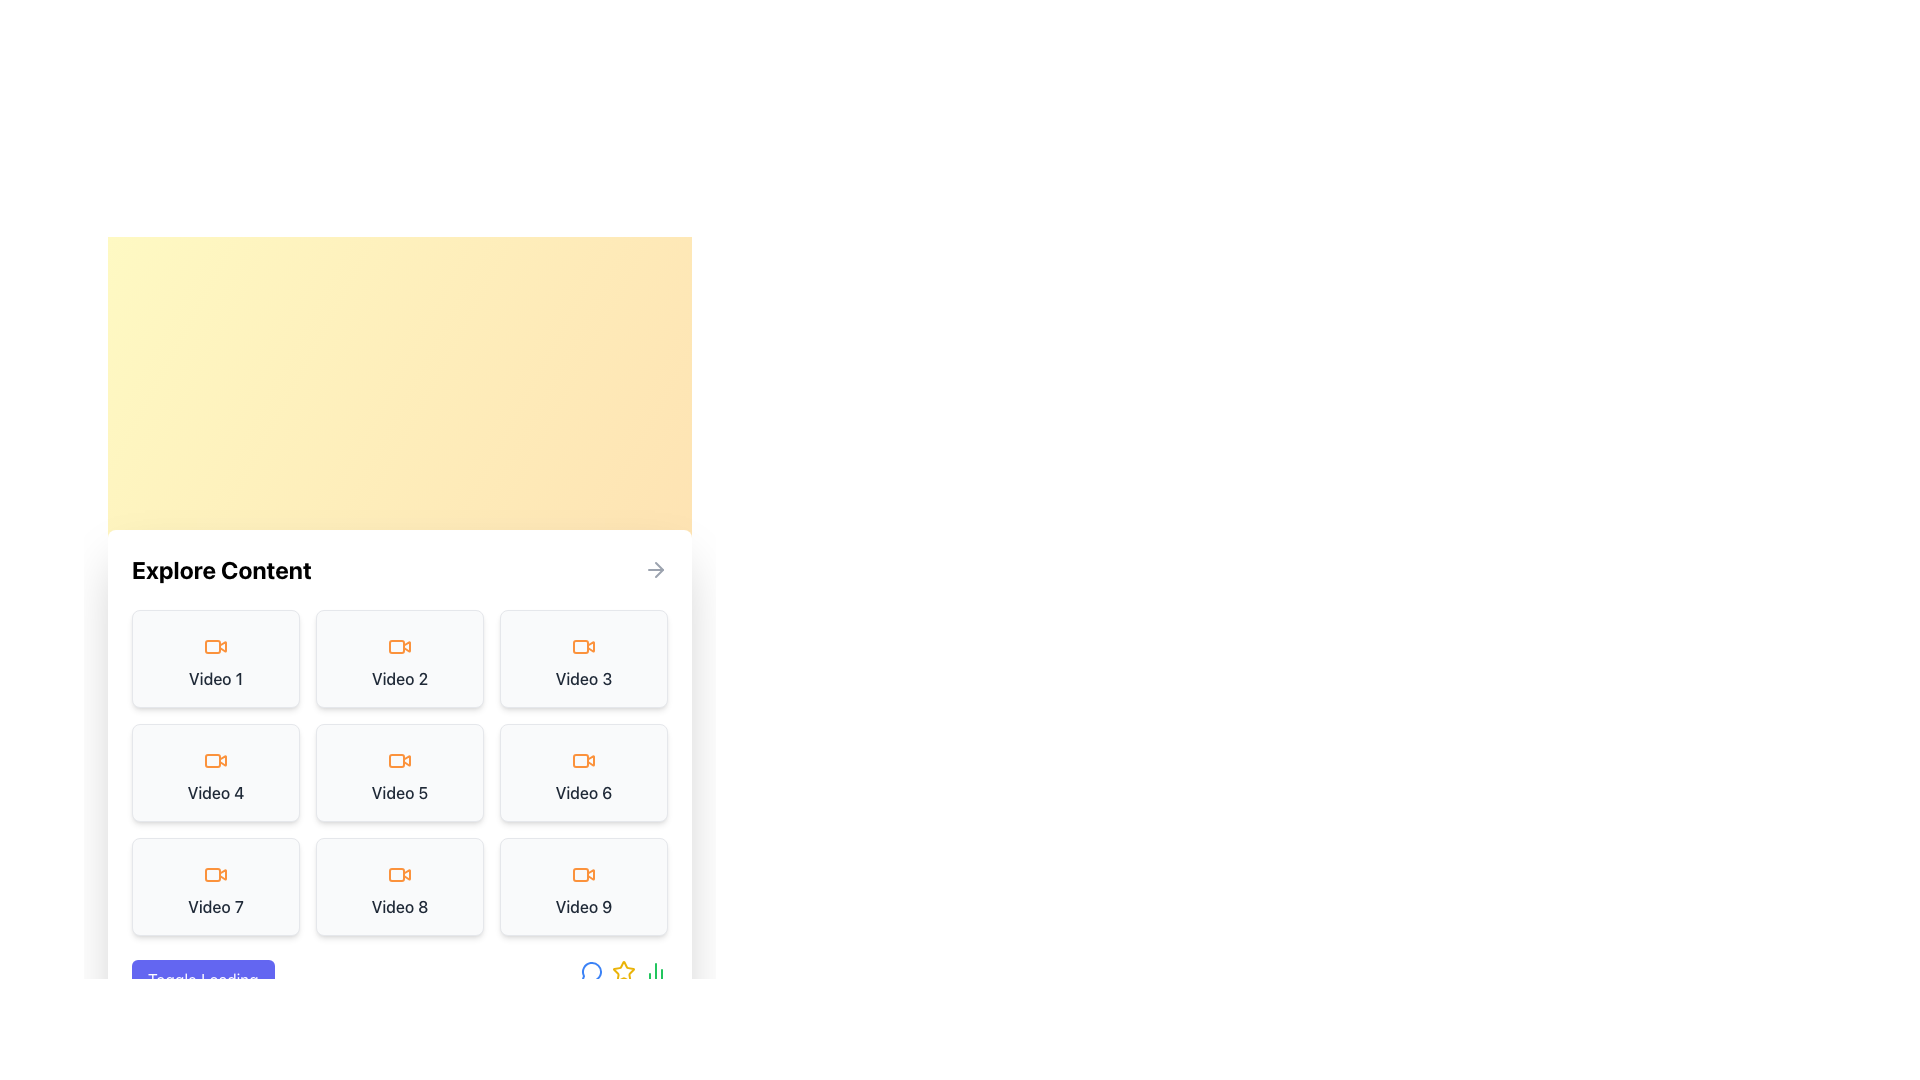  What do you see at coordinates (583, 659) in the screenshot?
I see `the rectangular card with rounded corners and a shadow effect, featuring an orange video icon at the top center and the text 'Video 3' below it` at bounding box center [583, 659].